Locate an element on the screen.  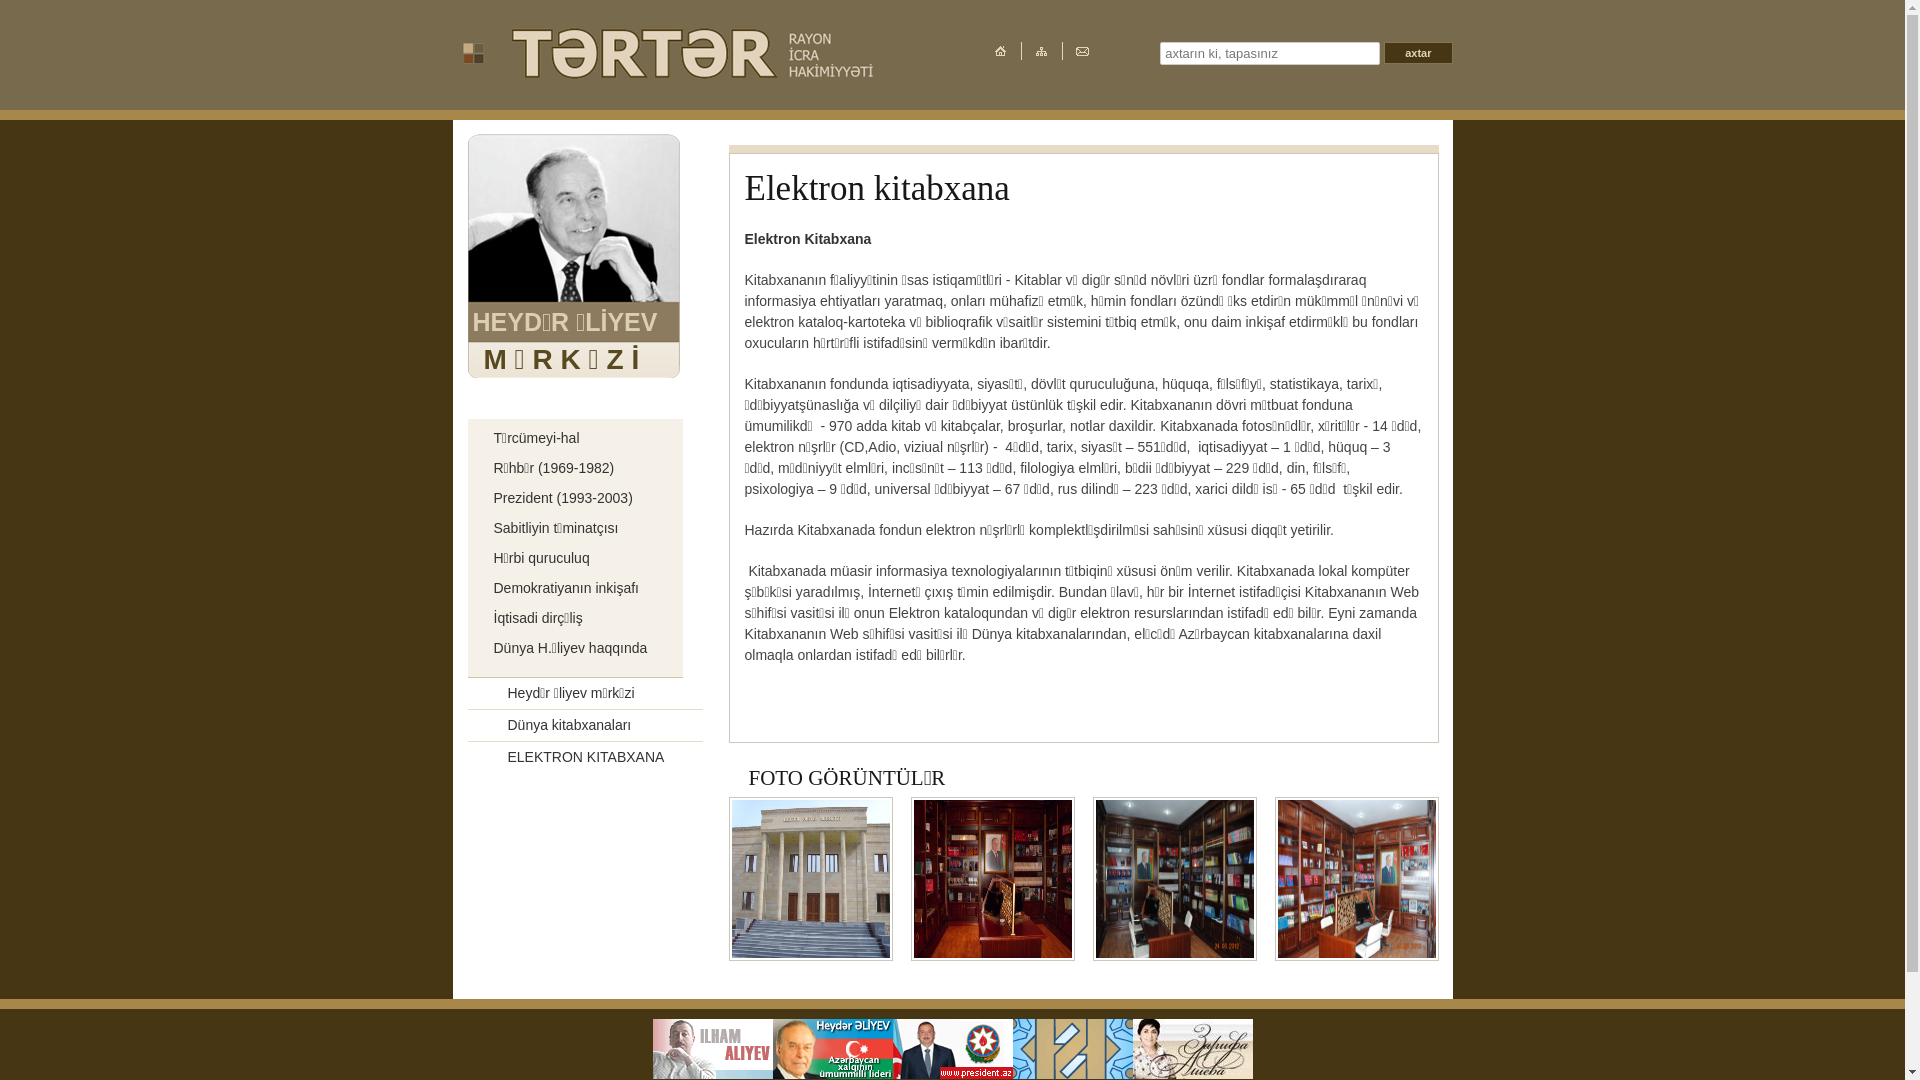
'ELEKTRON KITABXANA' is located at coordinates (466, 756).